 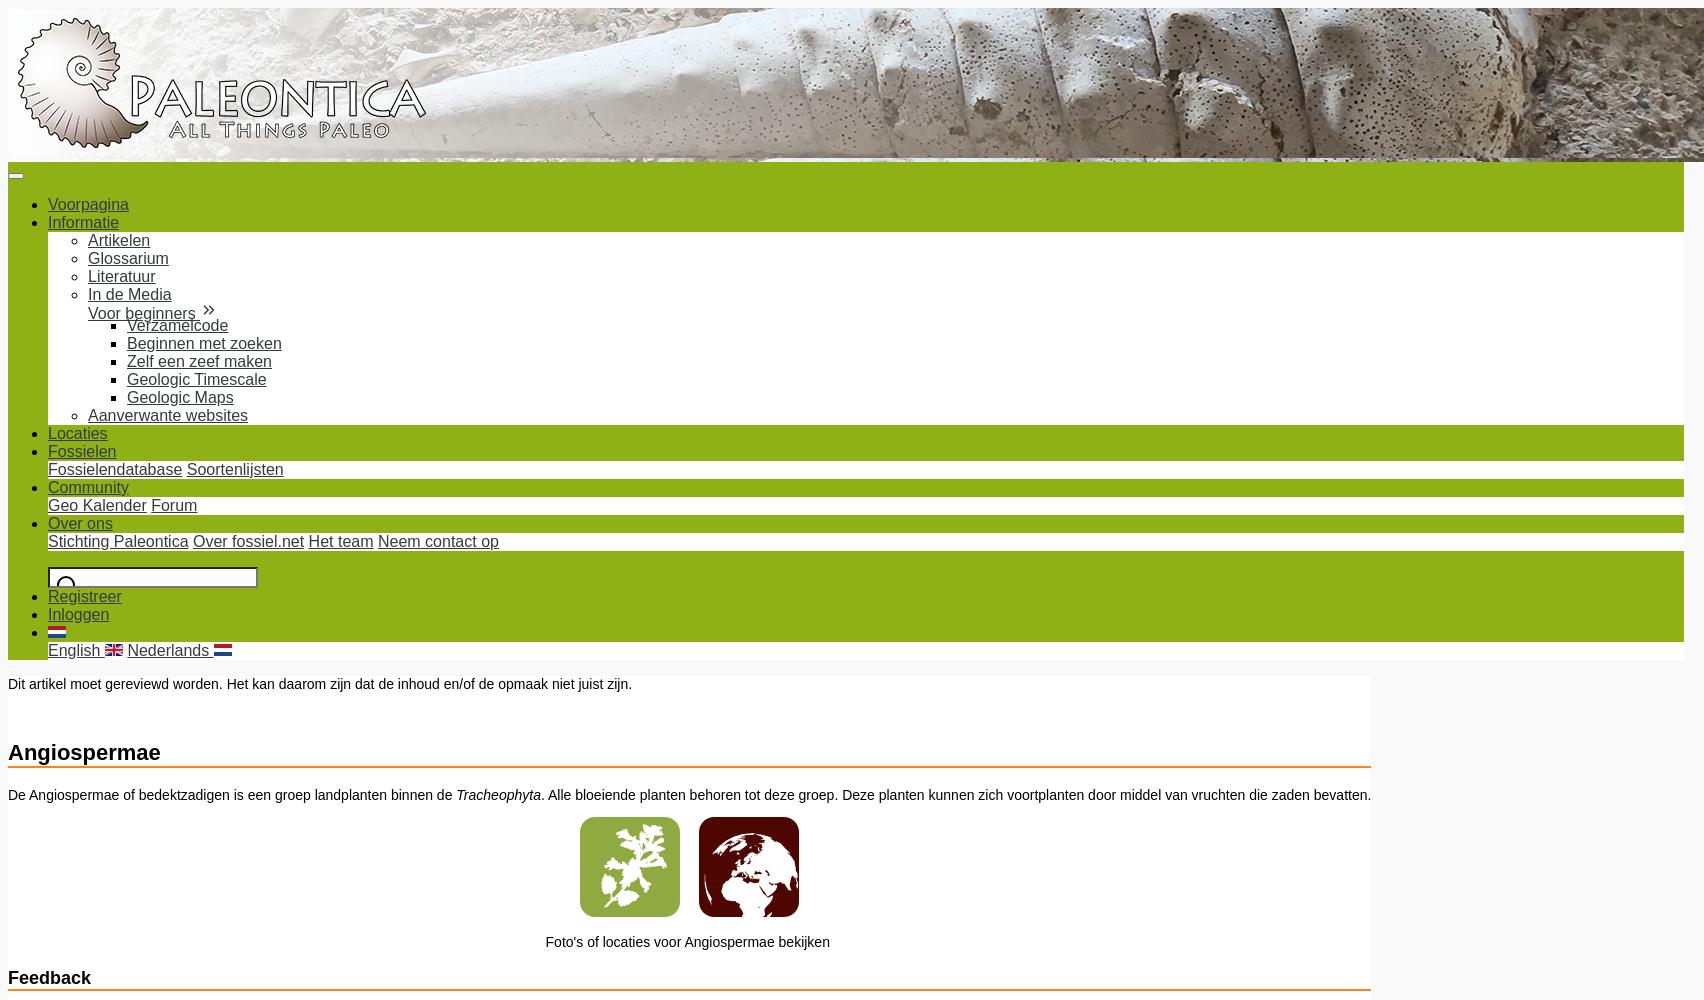 What do you see at coordinates (687, 940) in the screenshot?
I see `'Foto's of locaties voor Angiospermae bekijken'` at bounding box center [687, 940].